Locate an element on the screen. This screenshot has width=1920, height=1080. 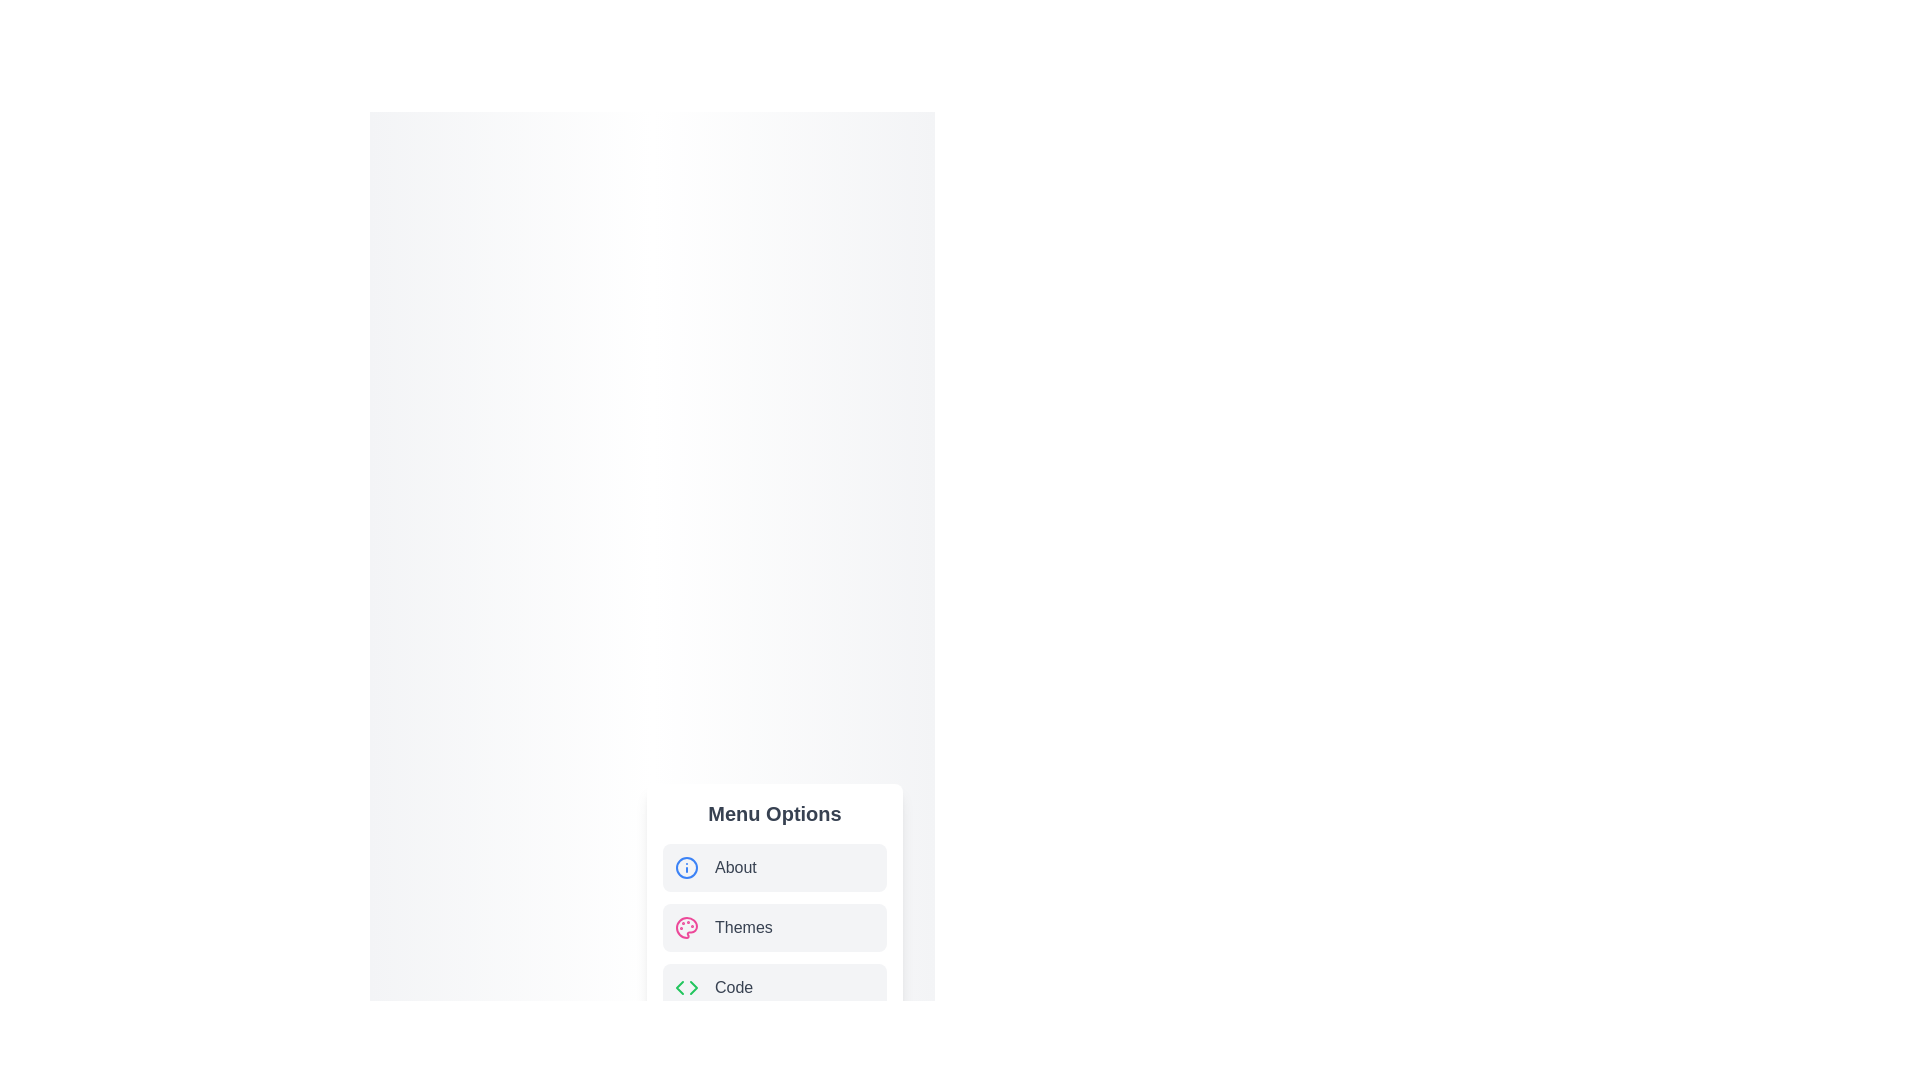
the circular icon with a blue border and white fill located within the 'About' menu section of the SVG graphic is located at coordinates (686, 866).